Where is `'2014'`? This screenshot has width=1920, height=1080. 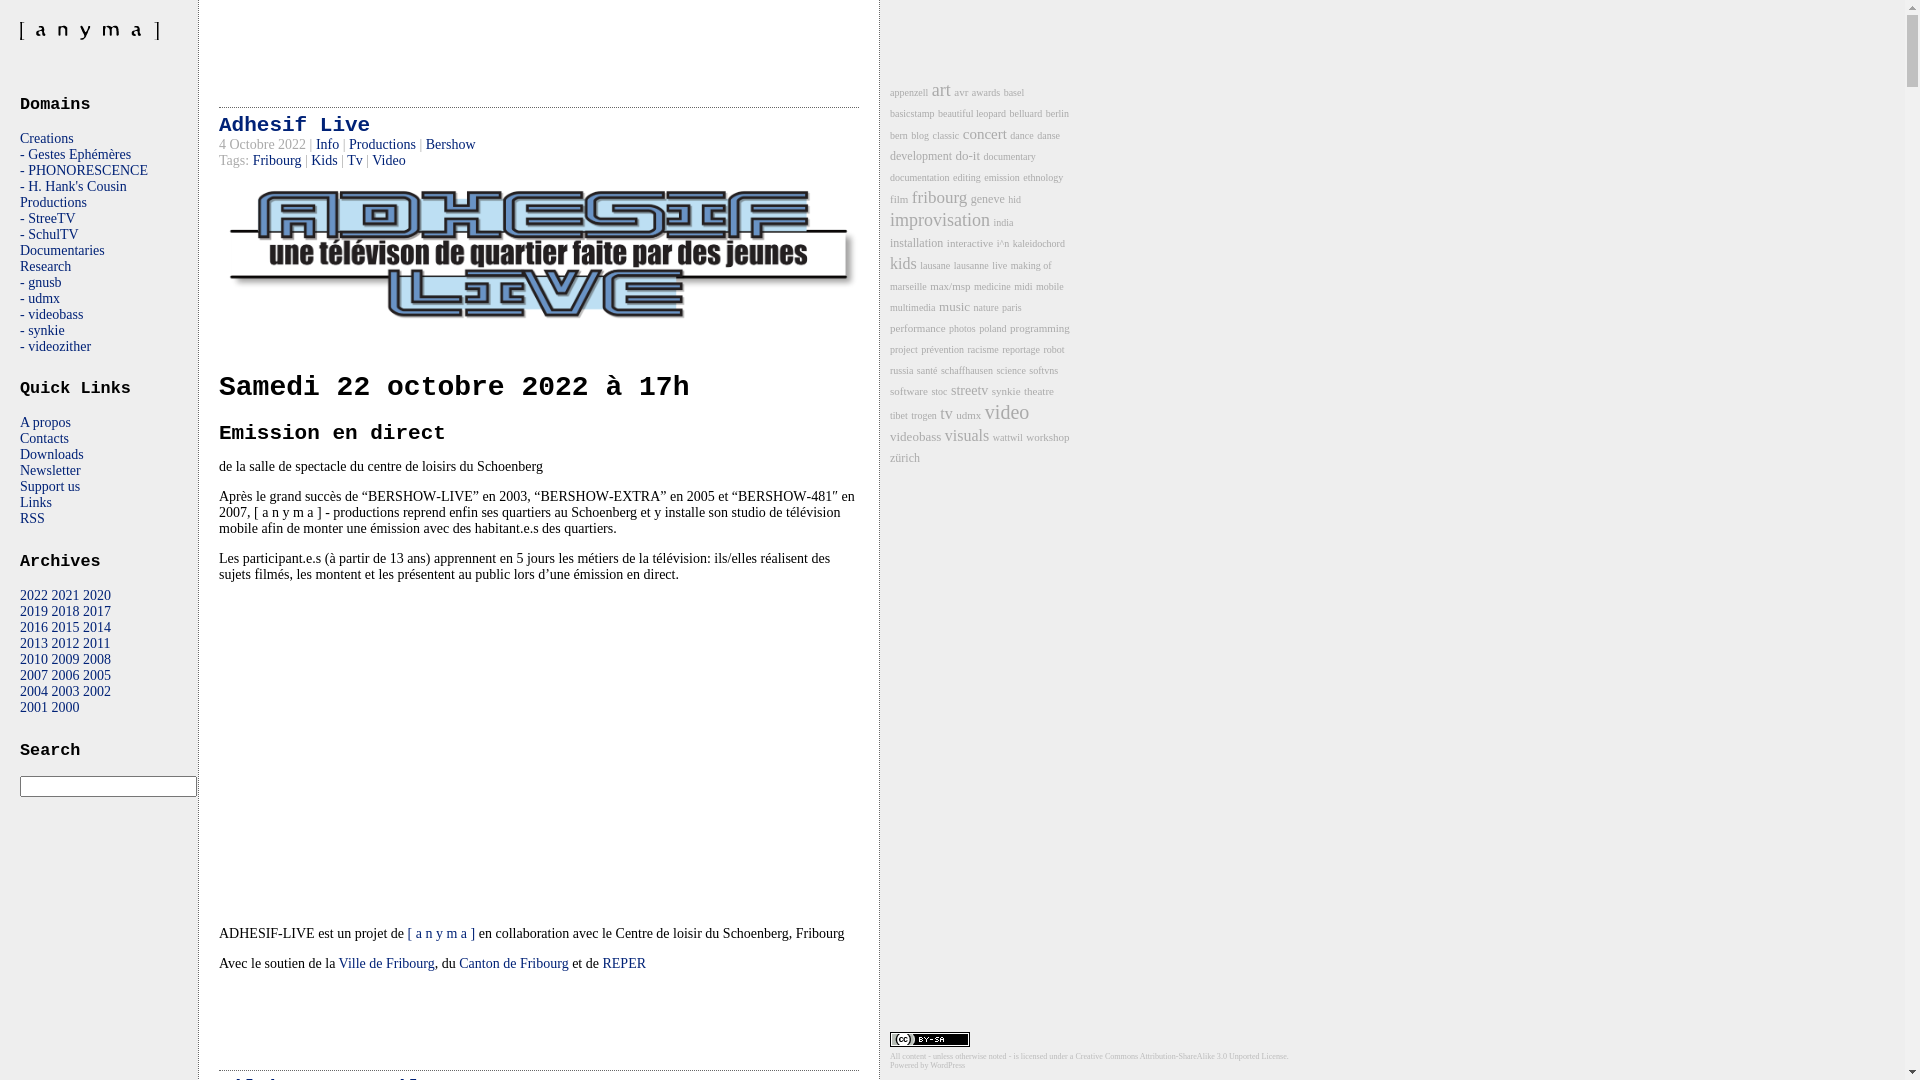
'2014' is located at coordinates (81, 626).